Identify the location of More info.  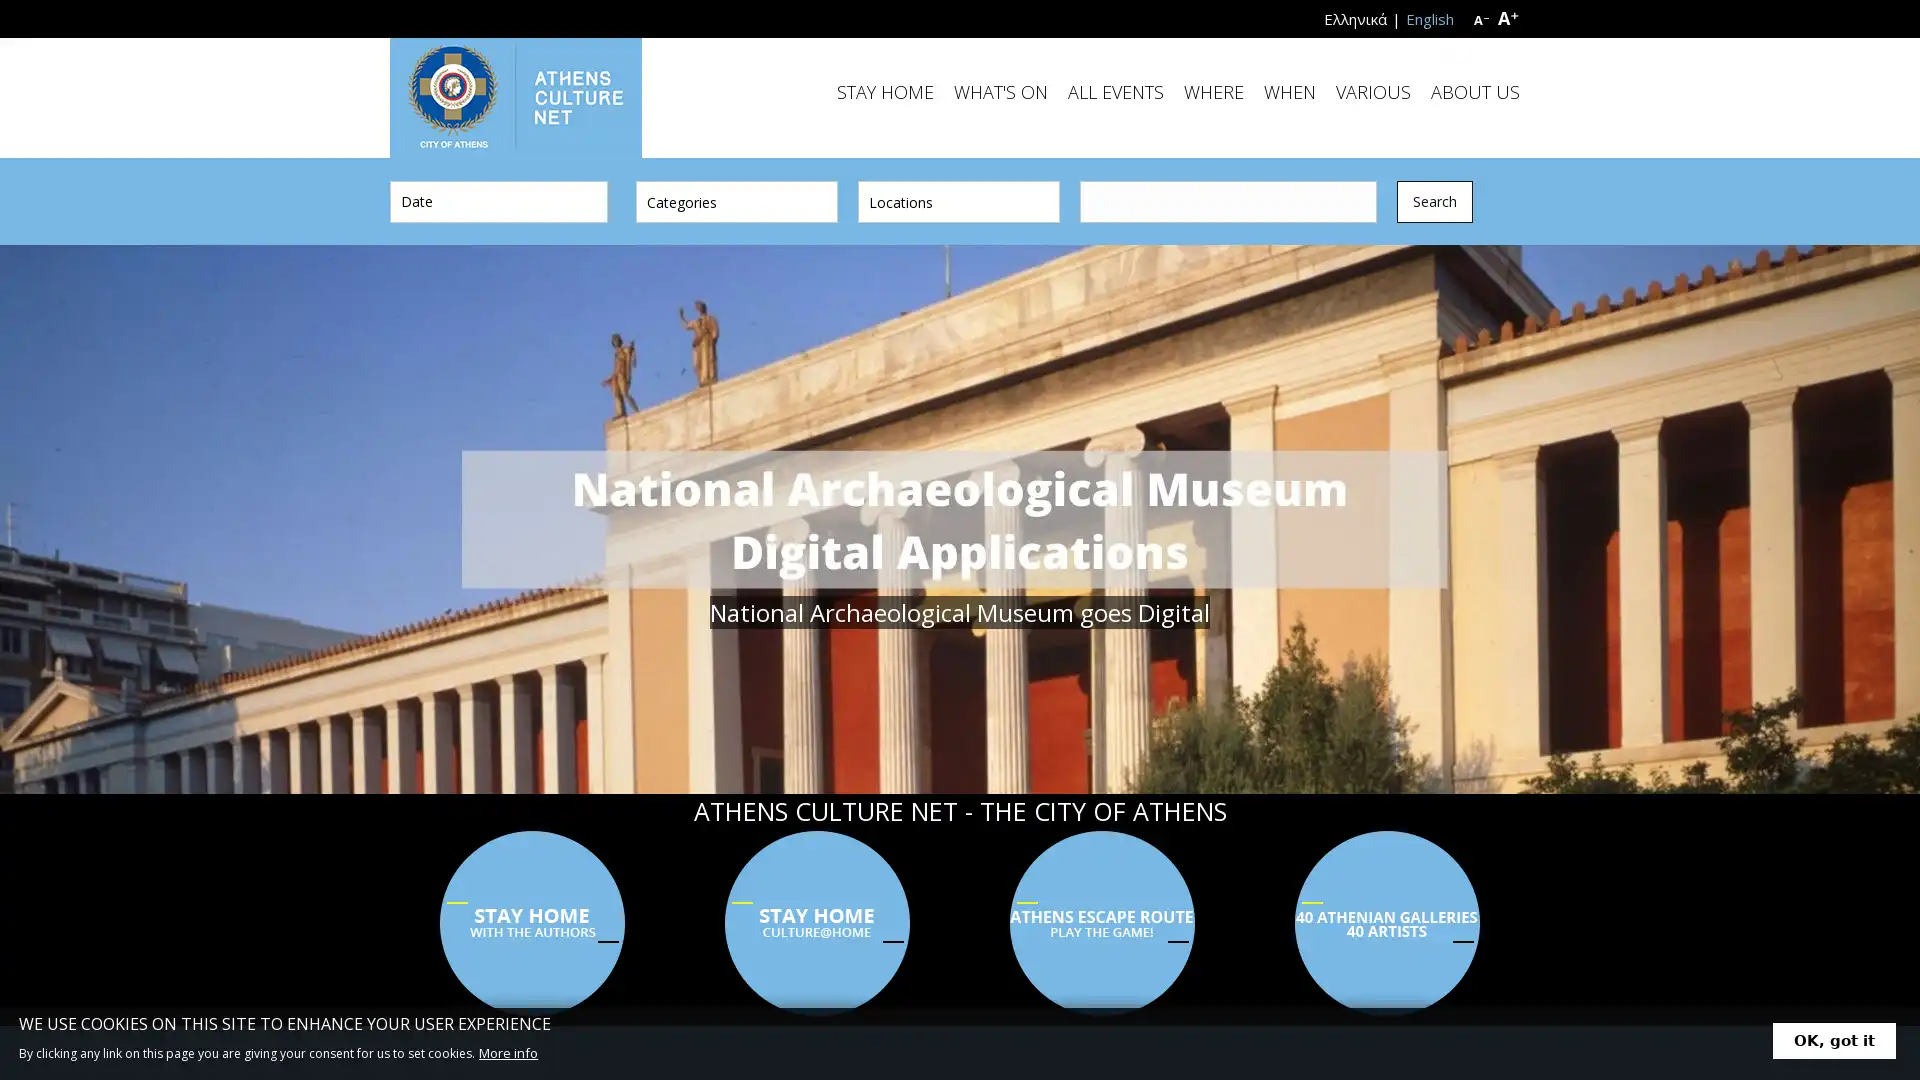
(508, 1052).